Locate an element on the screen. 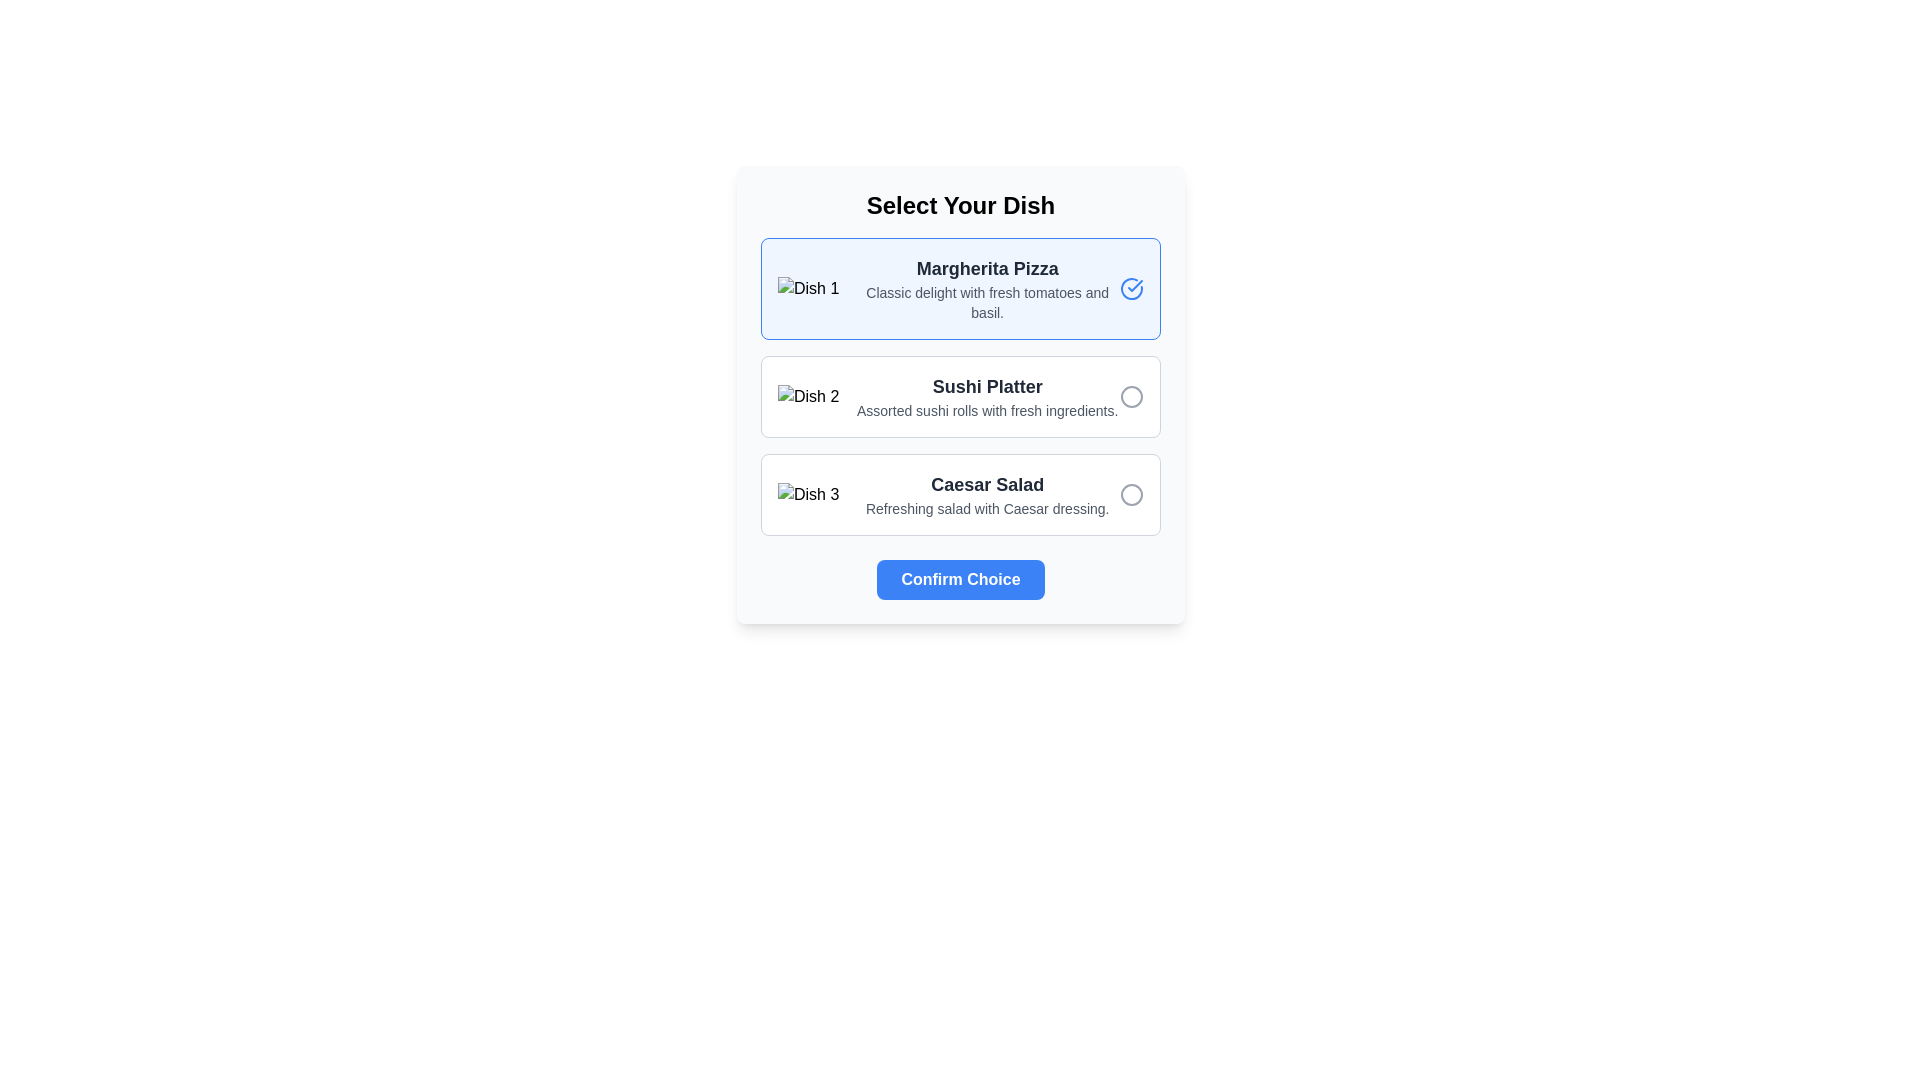  the image representing the 'Sushi Platter' for selection or interaction is located at coordinates (808, 397).